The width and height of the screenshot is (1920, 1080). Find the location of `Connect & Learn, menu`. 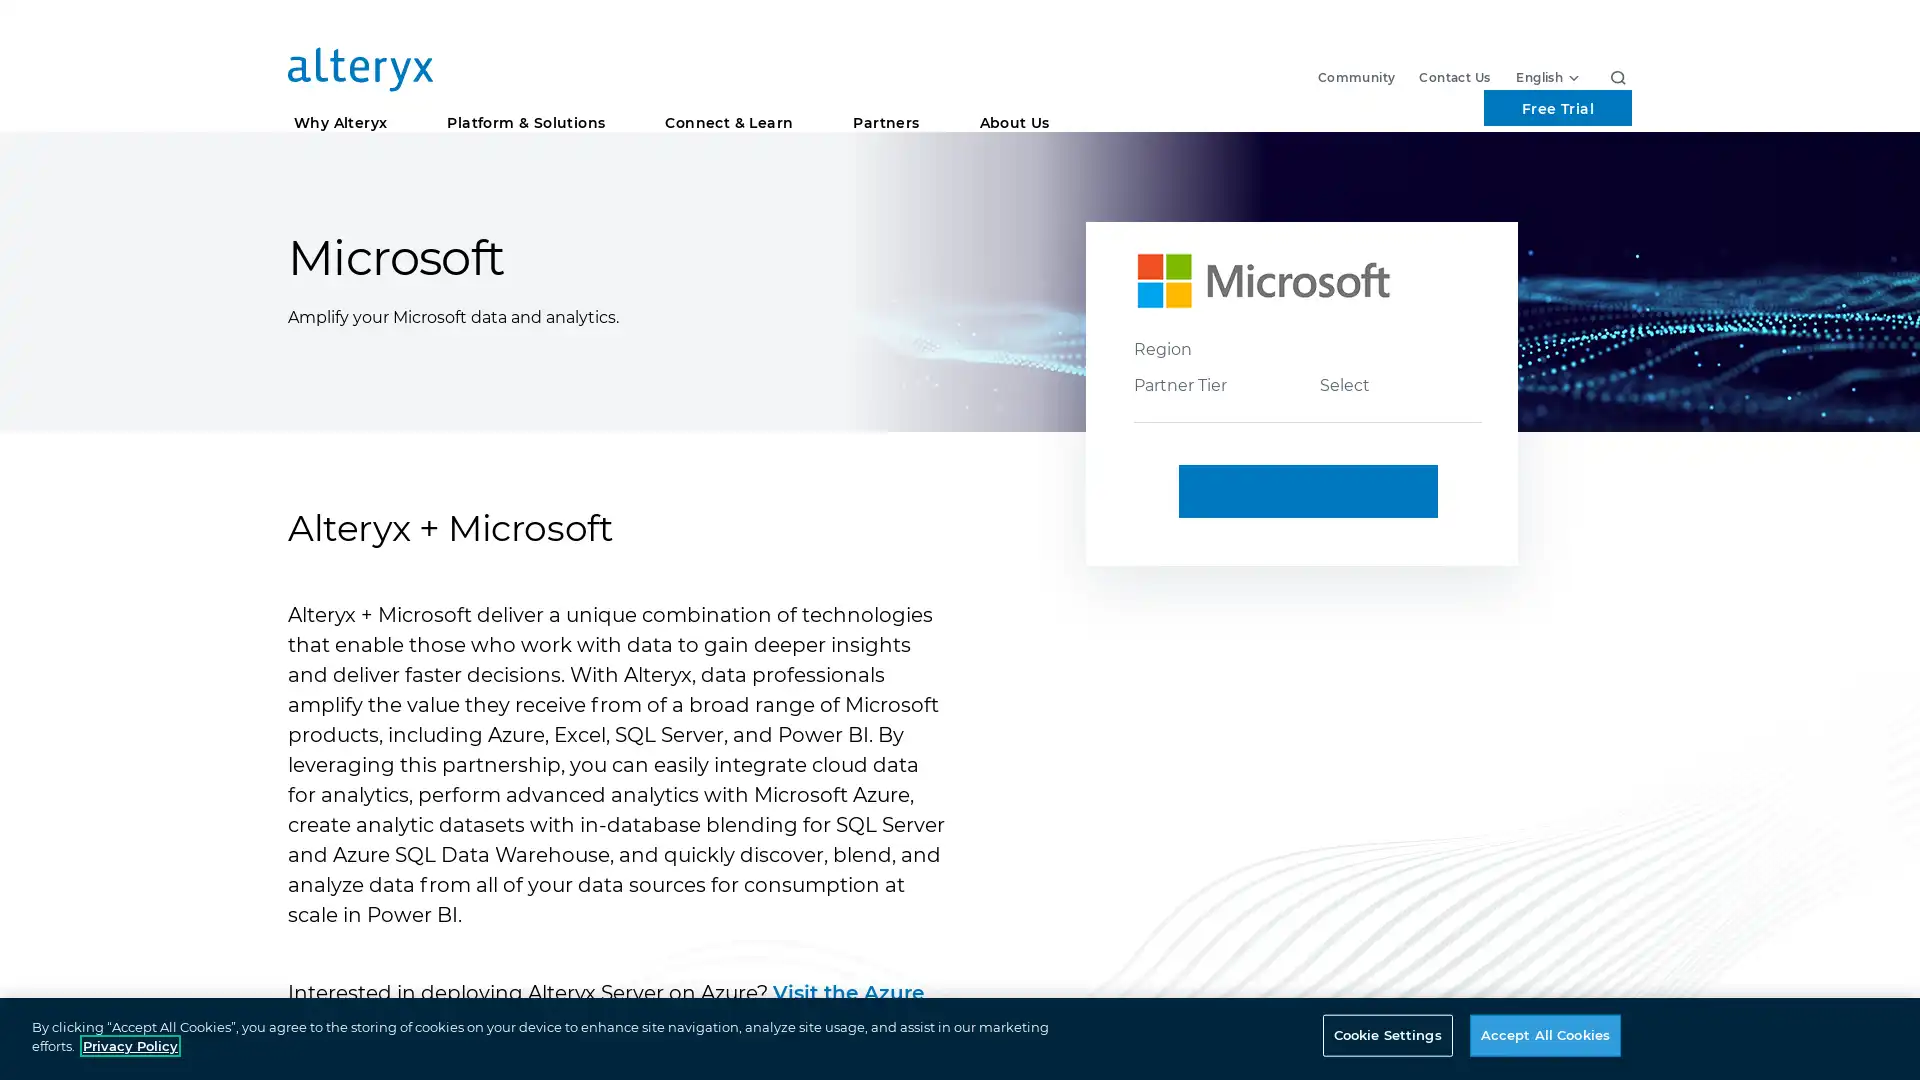

Connect & Learn, menu is located at coordinates (728, 100).